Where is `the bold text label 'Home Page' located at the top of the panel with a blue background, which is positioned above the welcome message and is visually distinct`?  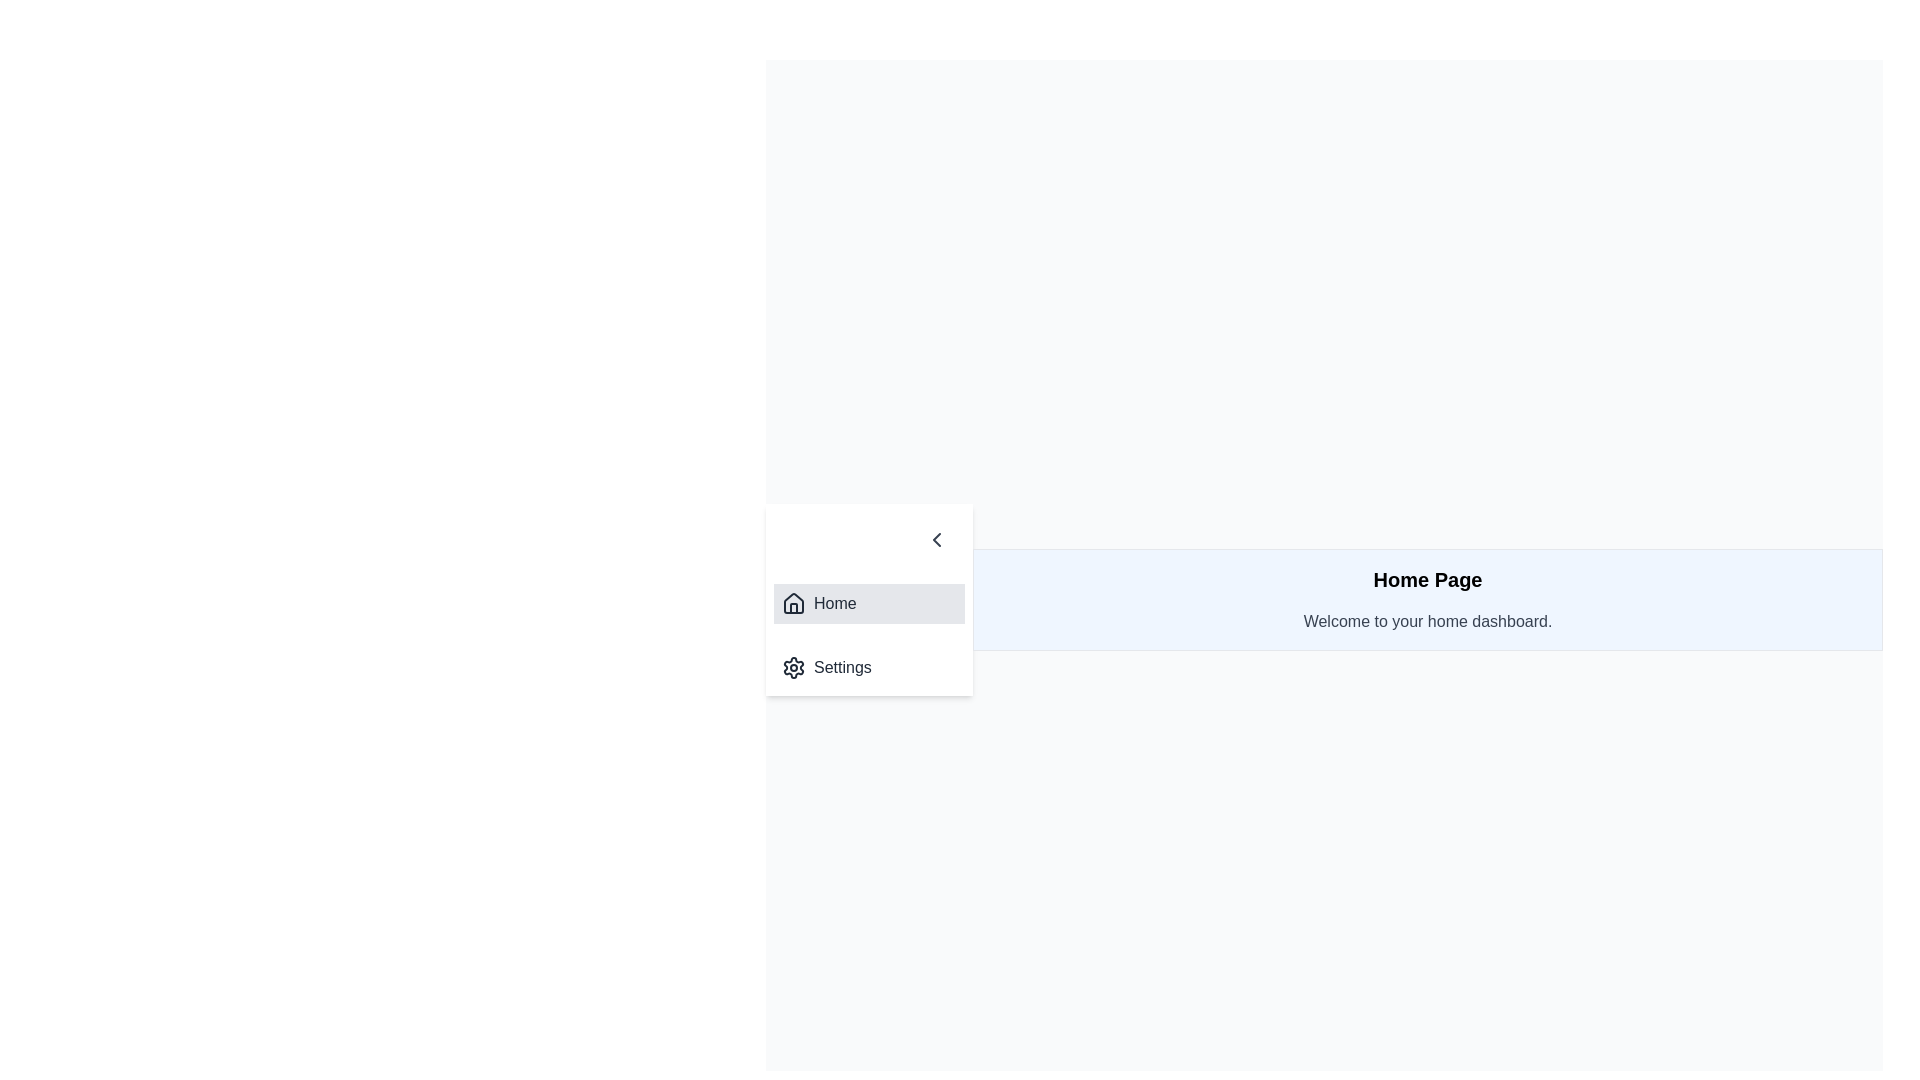
the bold text label 'Home Page' located at the top of the panel with a blue background, which is positioned above the welcome message and is visually distinct is located at coordinates (1427, 579).